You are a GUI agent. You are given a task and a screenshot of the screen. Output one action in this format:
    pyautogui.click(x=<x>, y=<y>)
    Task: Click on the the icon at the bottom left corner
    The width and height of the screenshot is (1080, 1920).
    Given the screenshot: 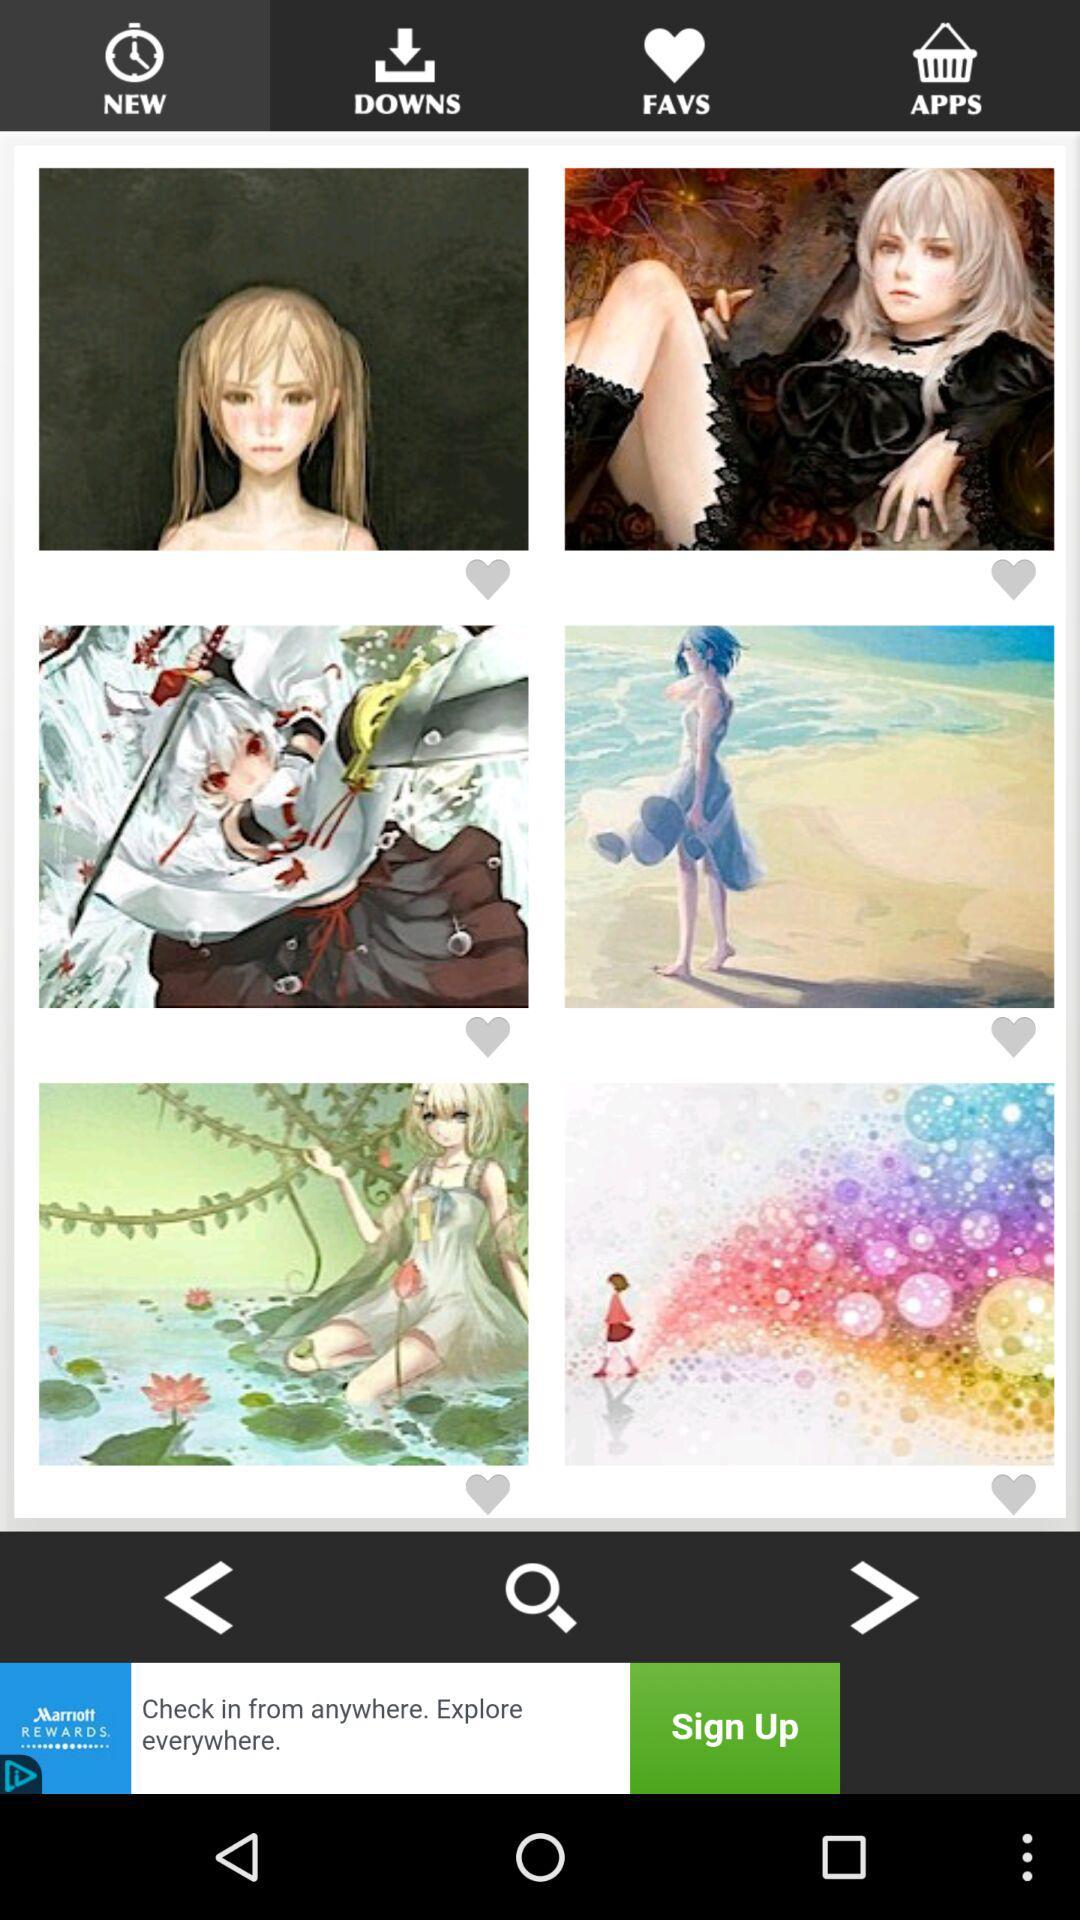 What is the action you would take?
    pyautogui.click(x=196, y=1596)
    